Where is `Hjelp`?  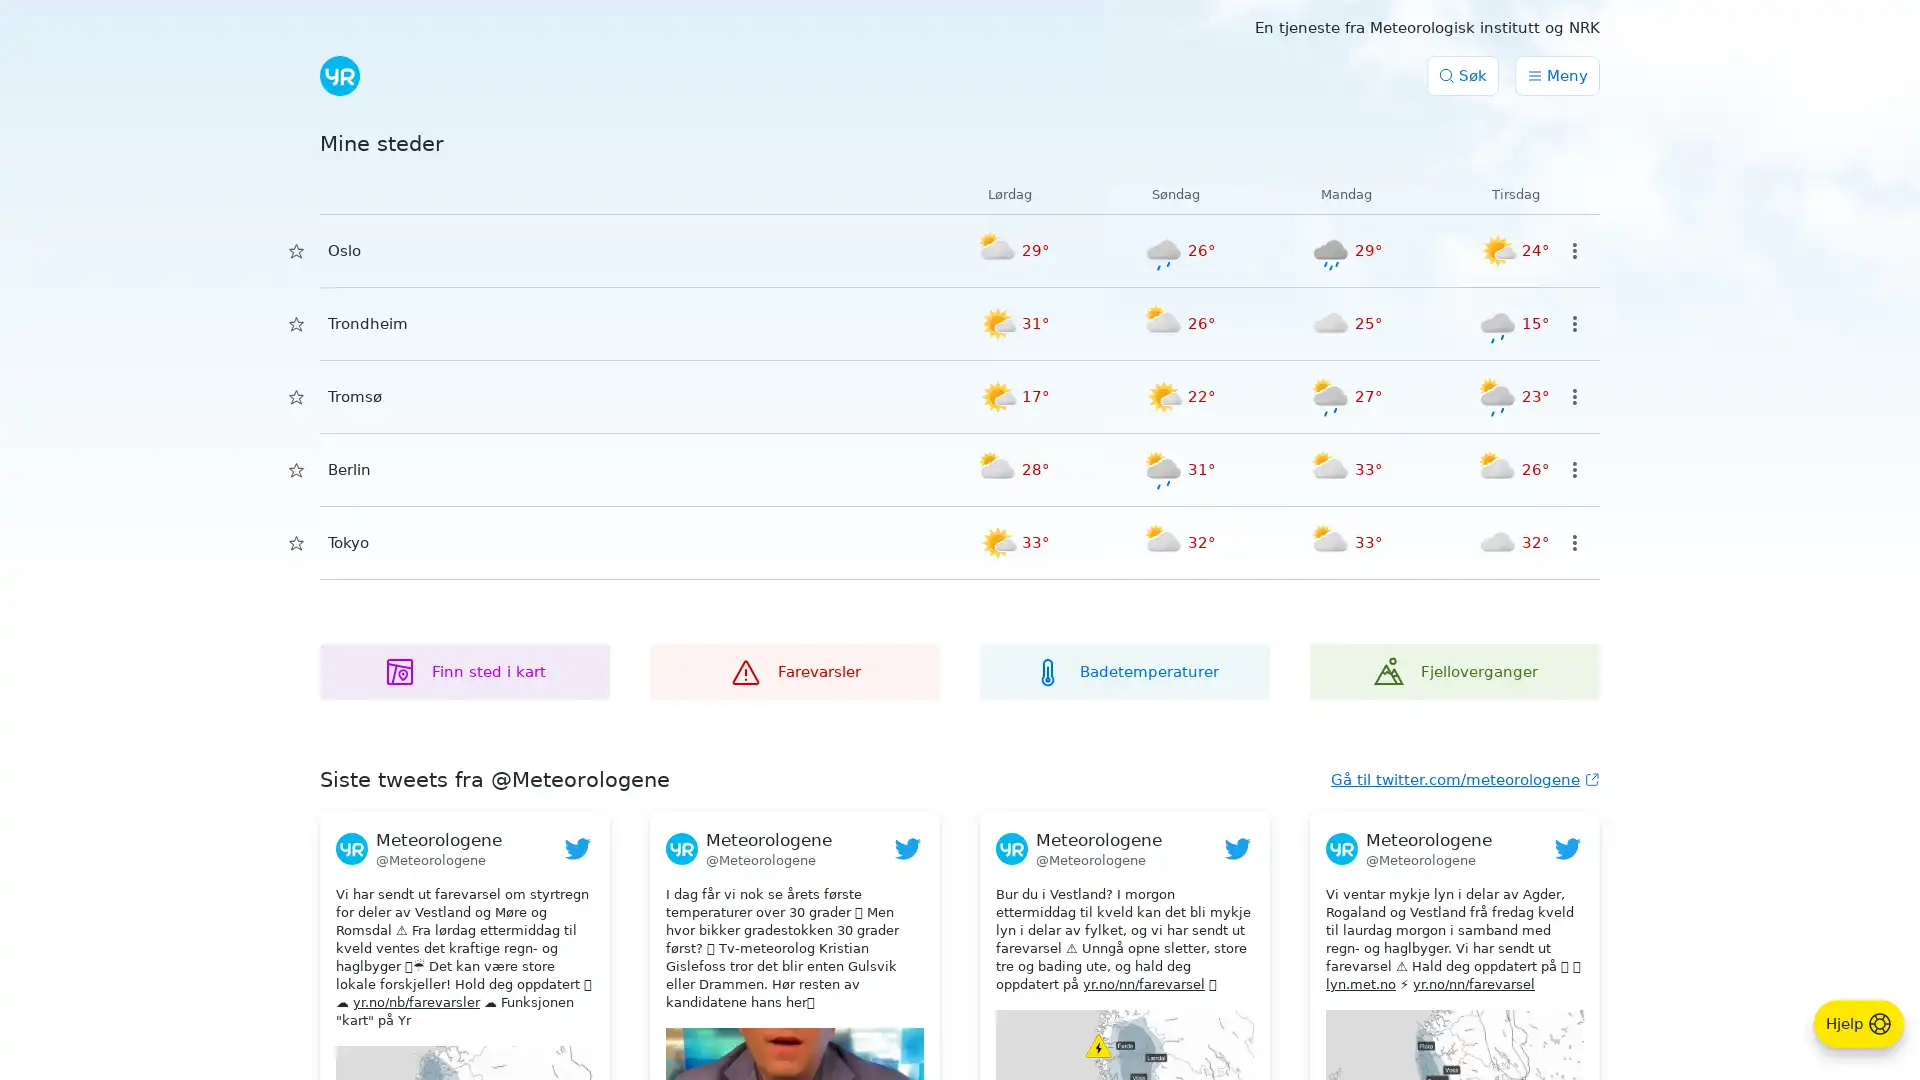 Hjelp is located at coordinates (1857, 1023).